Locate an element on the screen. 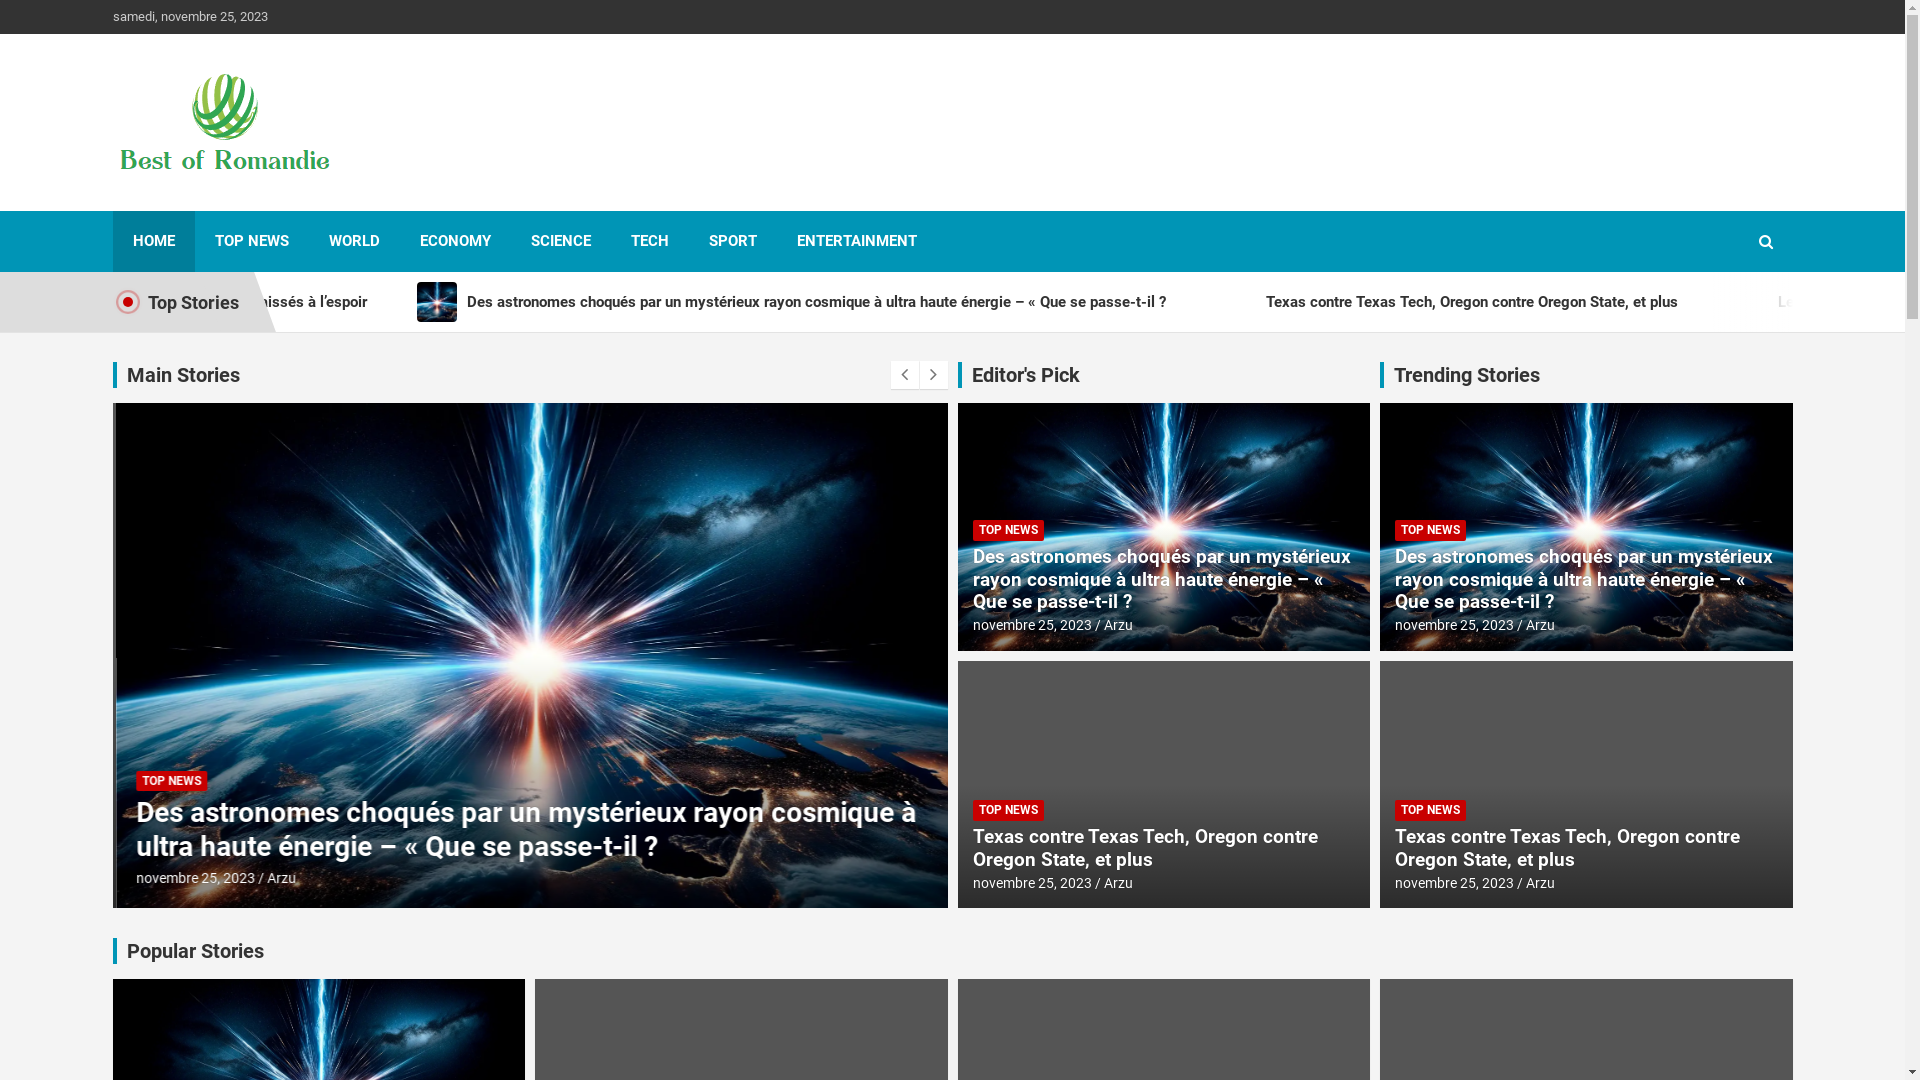 The height and width of the screenshot is (1080, 1920). 'SPORT' is located at coordinates (730, 240).